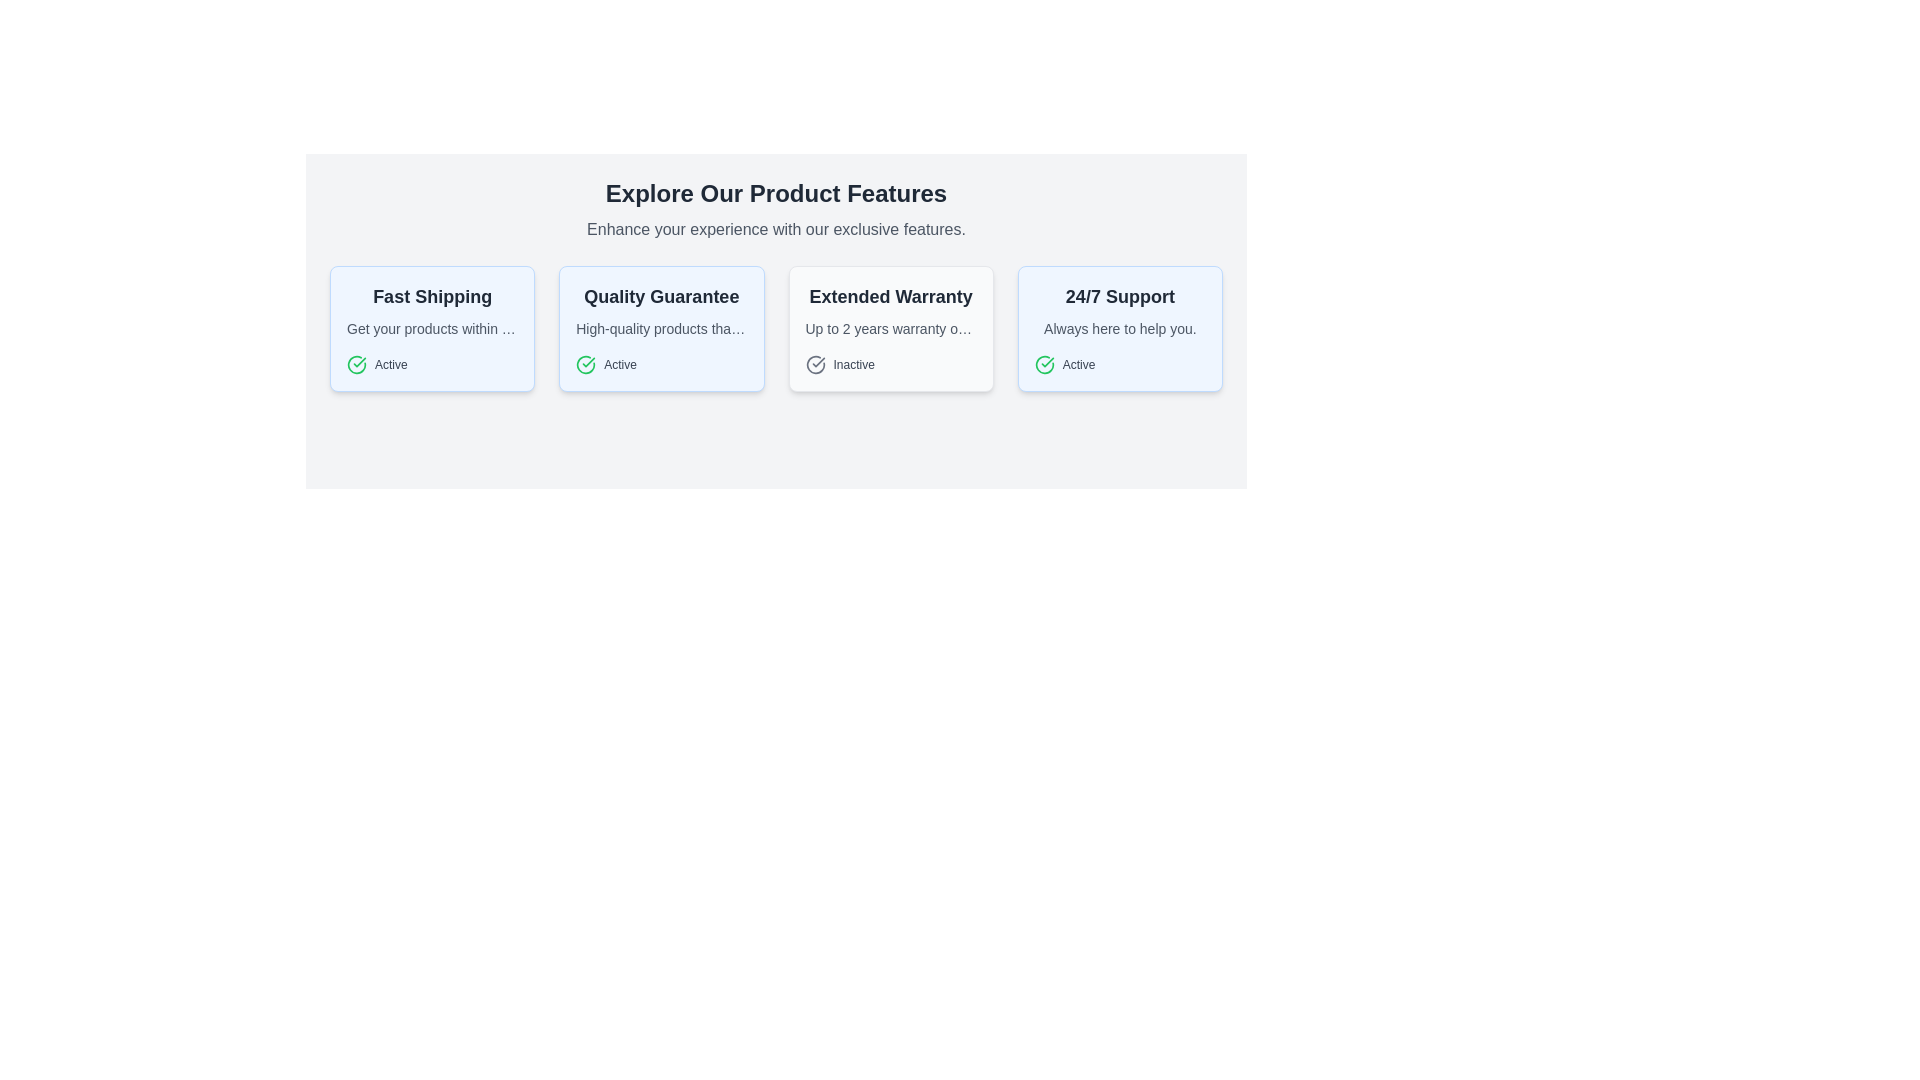 Image resolution: width=1920 pixels, height=1080 pixels. Describe the element at coordinates (431, 327) in the screenshot. I see `the Text Label that reads 'Get your products within 2-3 business days.' which is located below the title 'Fast Shipping' in the card layout` at that location.